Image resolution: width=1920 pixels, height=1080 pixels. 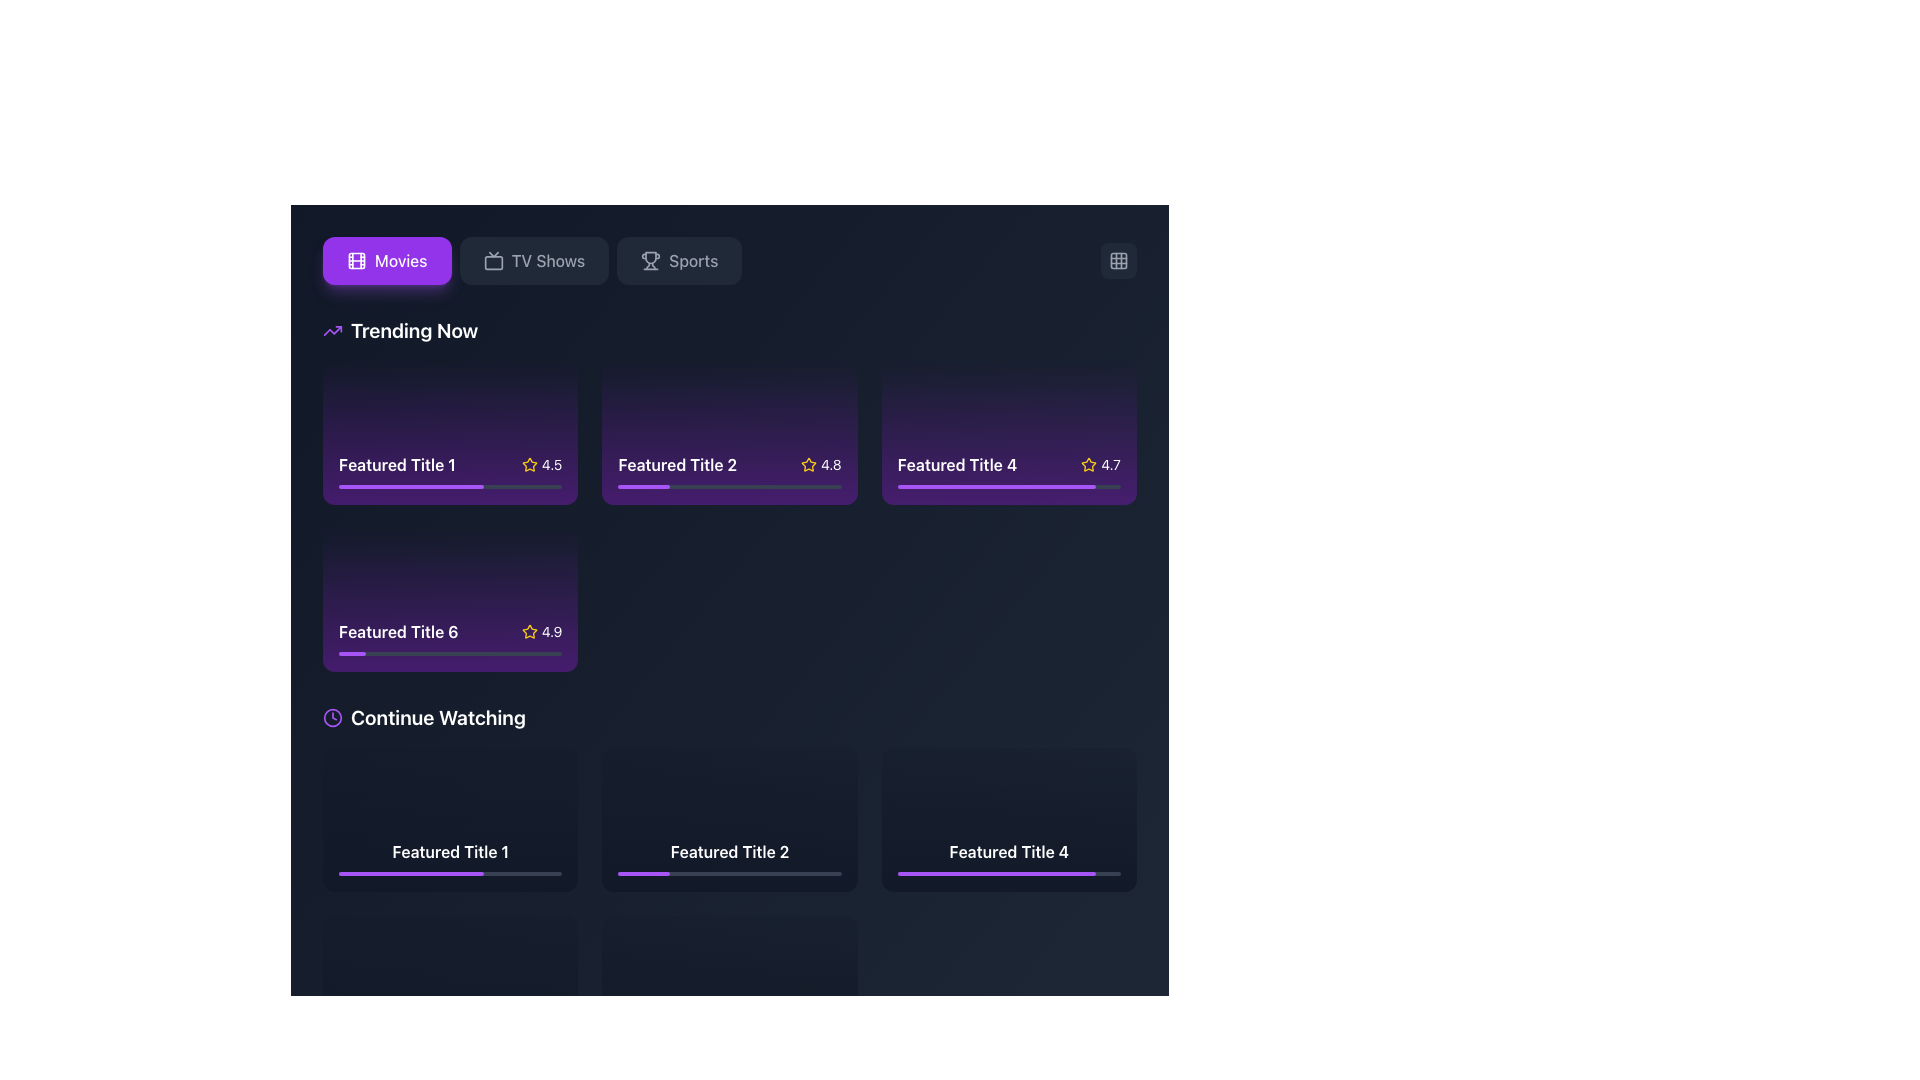 What do you see at coordinates (352, 654) in the screenshot?
I see `the Progress Indicator associated with 'Featured Title 6', which visually represents the completion of a task and is located within a gray bar below the title and adjacent to its user rating` at bounding box center [352, 654].